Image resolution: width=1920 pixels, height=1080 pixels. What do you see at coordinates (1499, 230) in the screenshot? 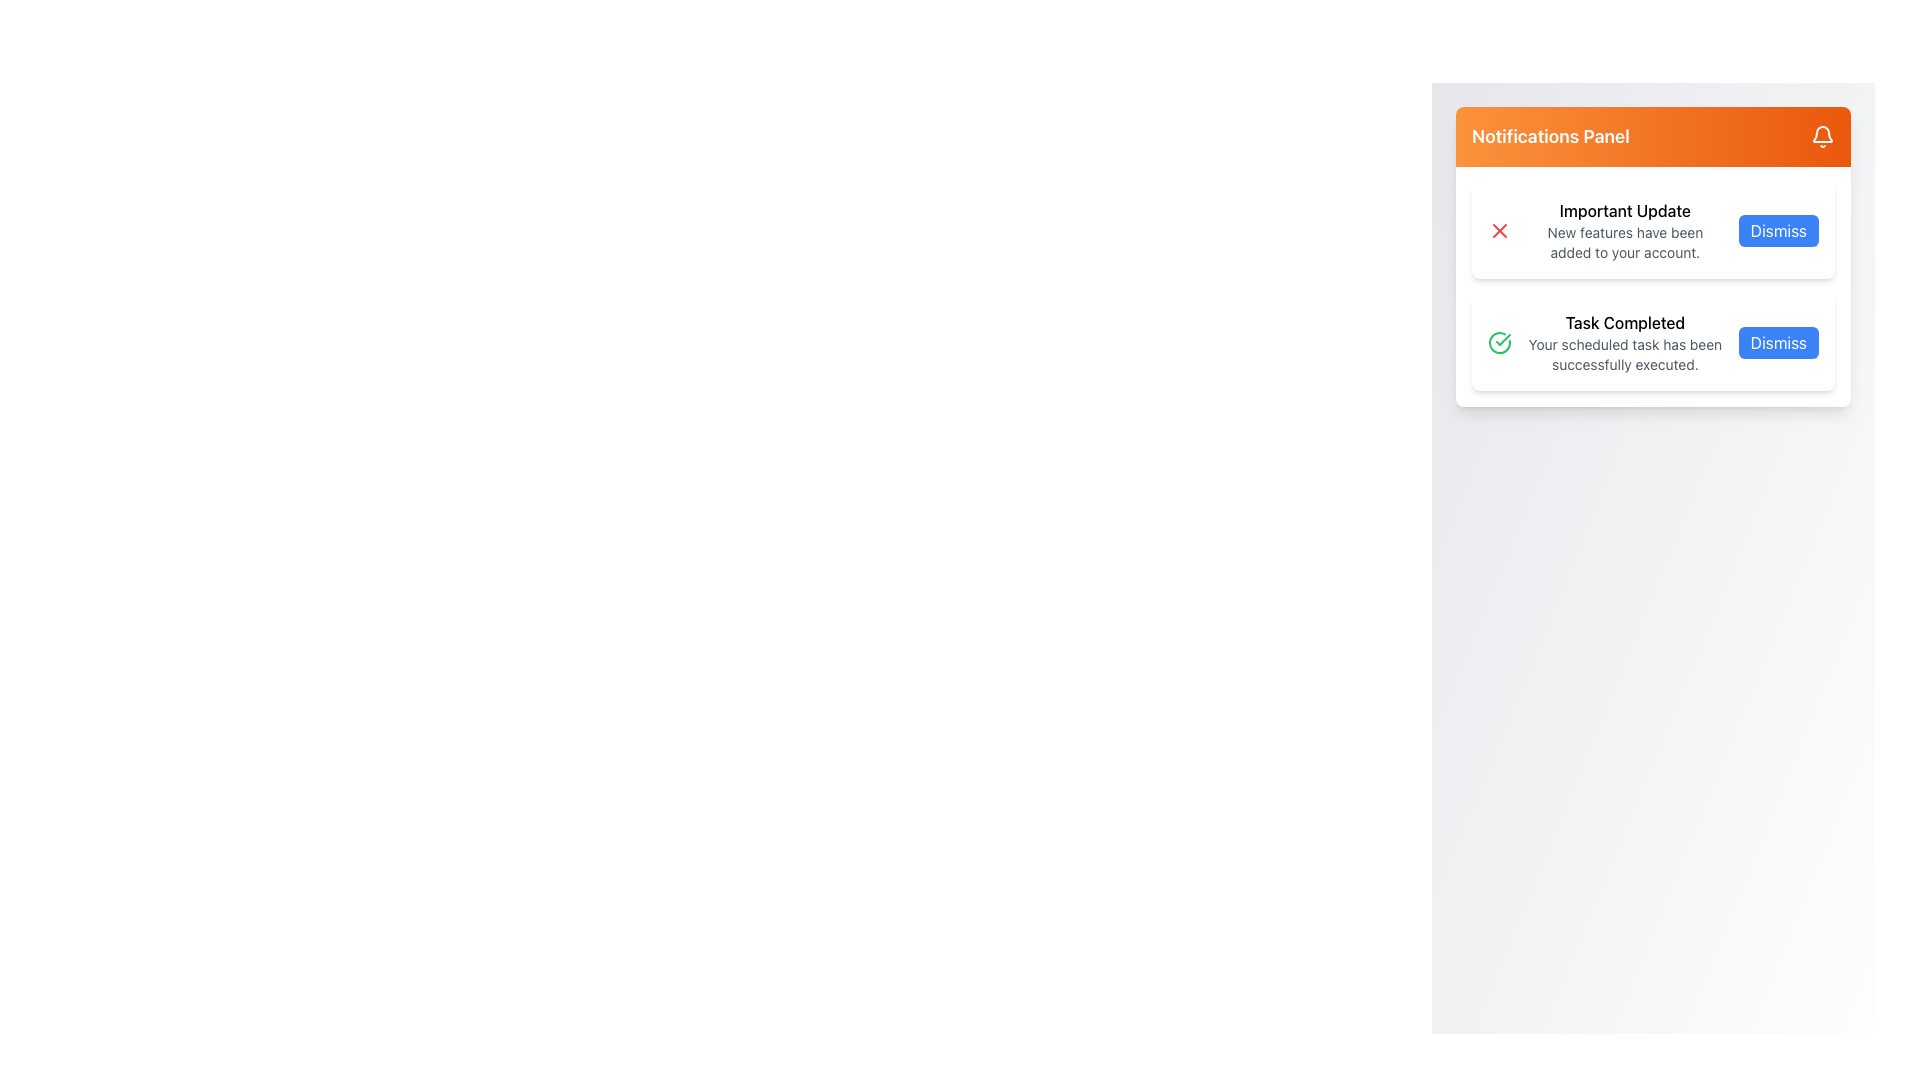
I see `the bright red cross icon located in the 'Important Update' notification within the Notifications Panel` at bounding box center [1499, 230].